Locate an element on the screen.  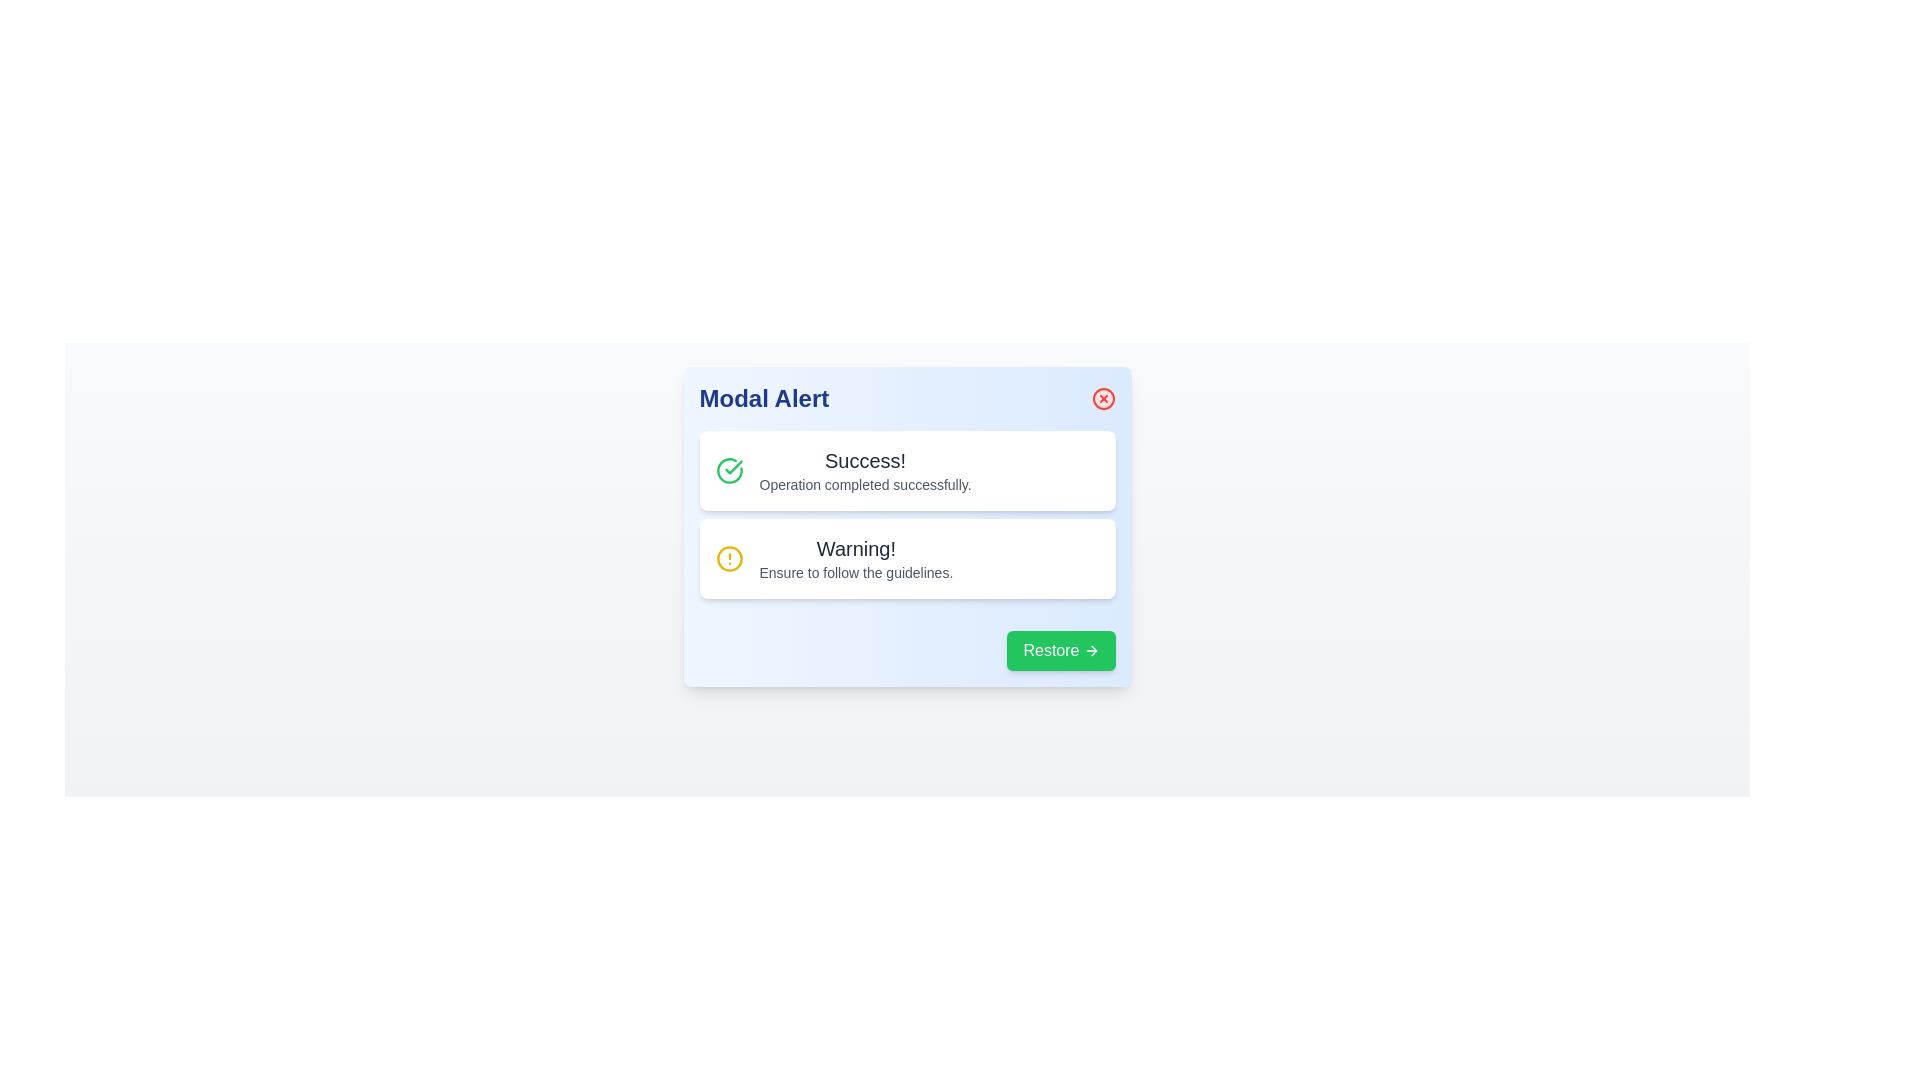
the static text label that conveys a success message, which is located at the top of a two-line text block within a modal dialog, preceding the text 'Operation completed successfully.' is located at coordinates (865, 461).